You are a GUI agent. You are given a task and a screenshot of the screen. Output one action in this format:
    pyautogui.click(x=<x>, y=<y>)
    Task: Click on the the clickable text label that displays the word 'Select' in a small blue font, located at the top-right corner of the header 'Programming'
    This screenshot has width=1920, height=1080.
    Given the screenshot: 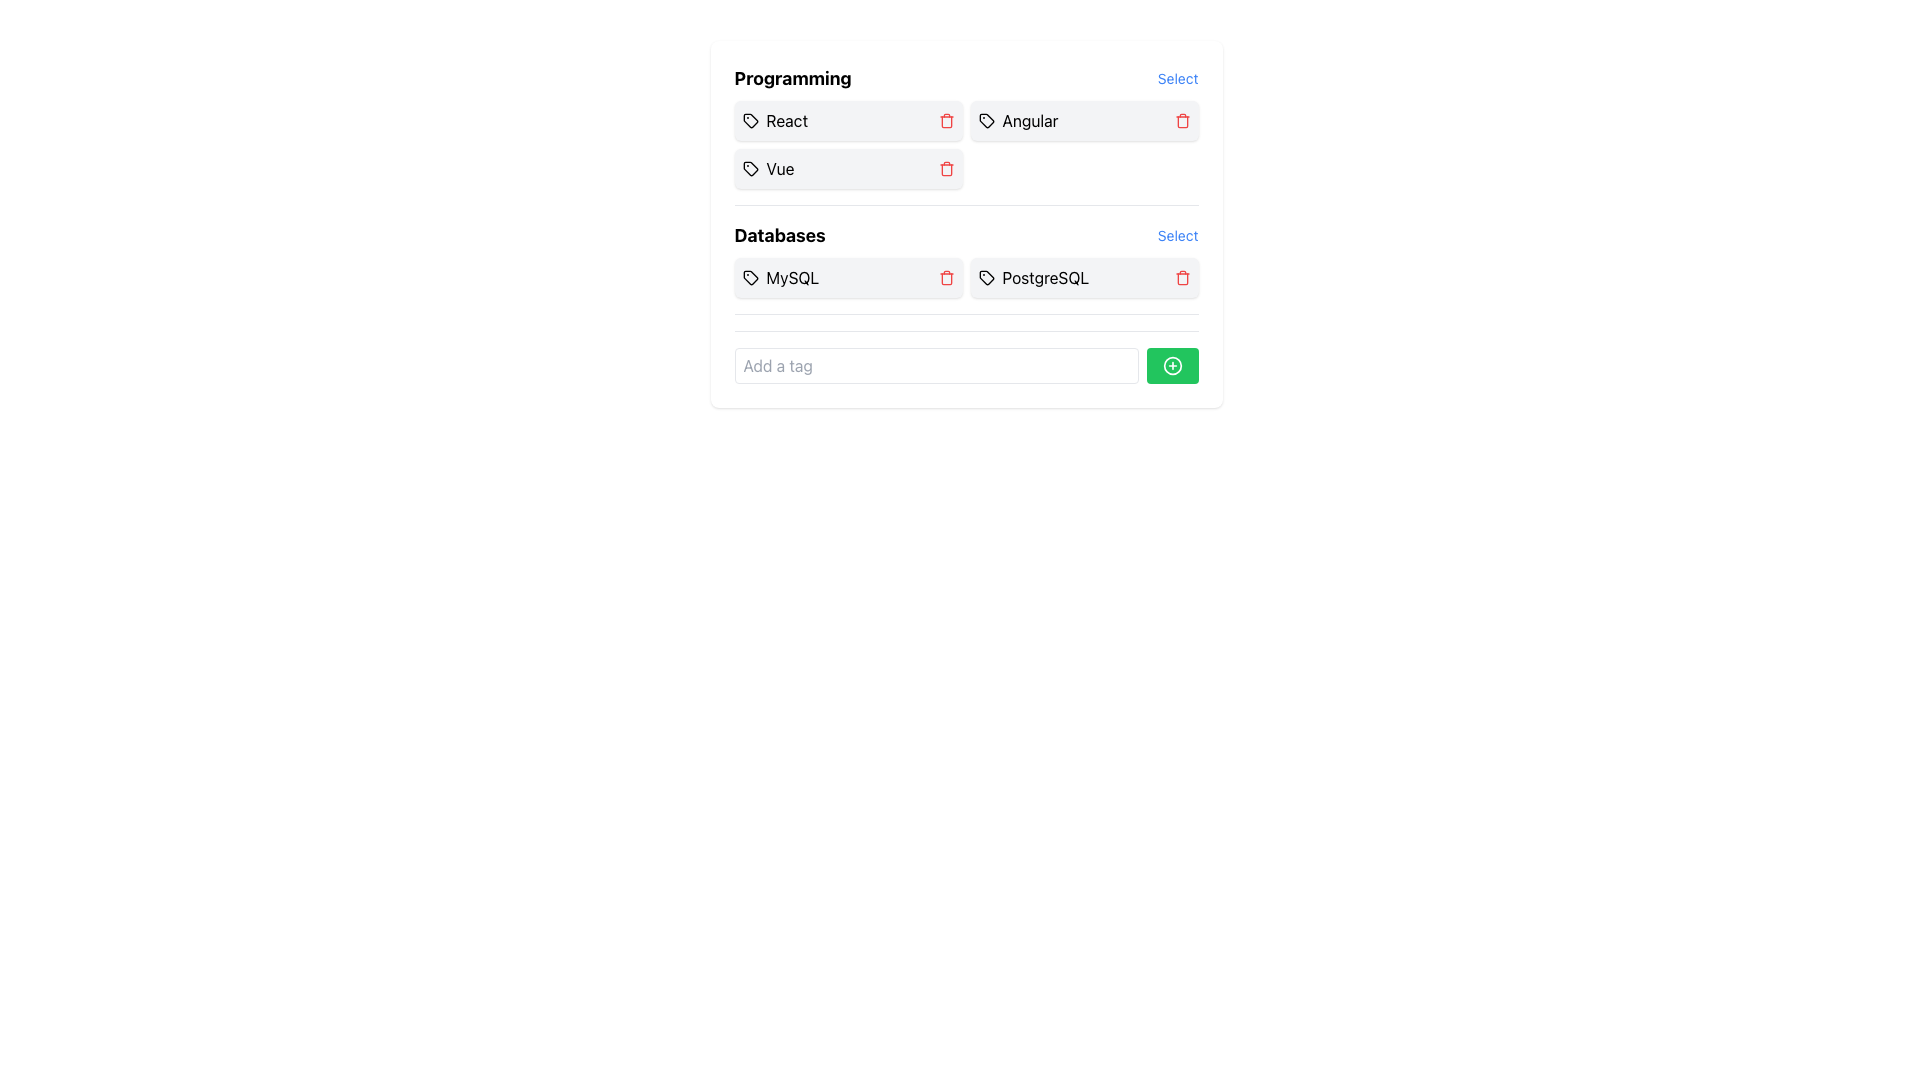 What is the action you would take?
    pyautogui.click(x=1178, y=77)
    